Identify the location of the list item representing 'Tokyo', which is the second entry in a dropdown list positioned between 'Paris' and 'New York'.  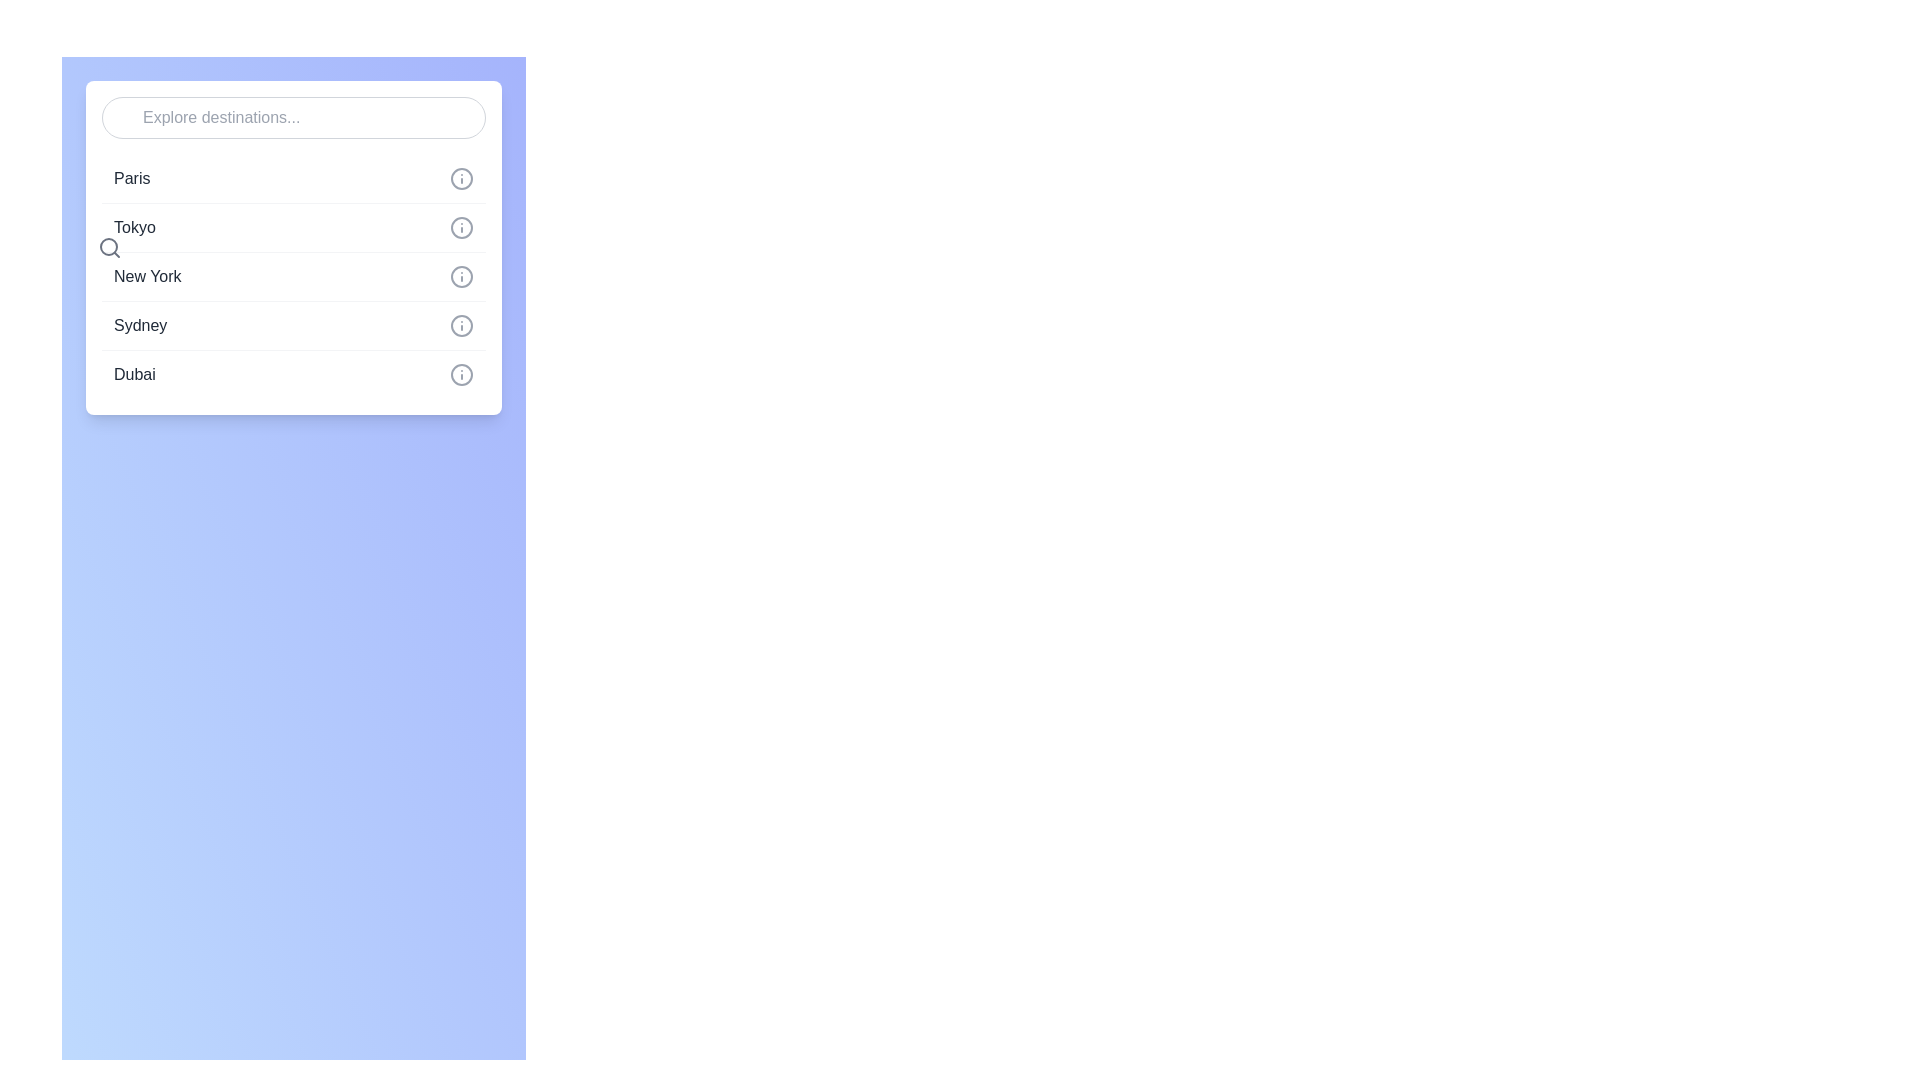
(292, 226).